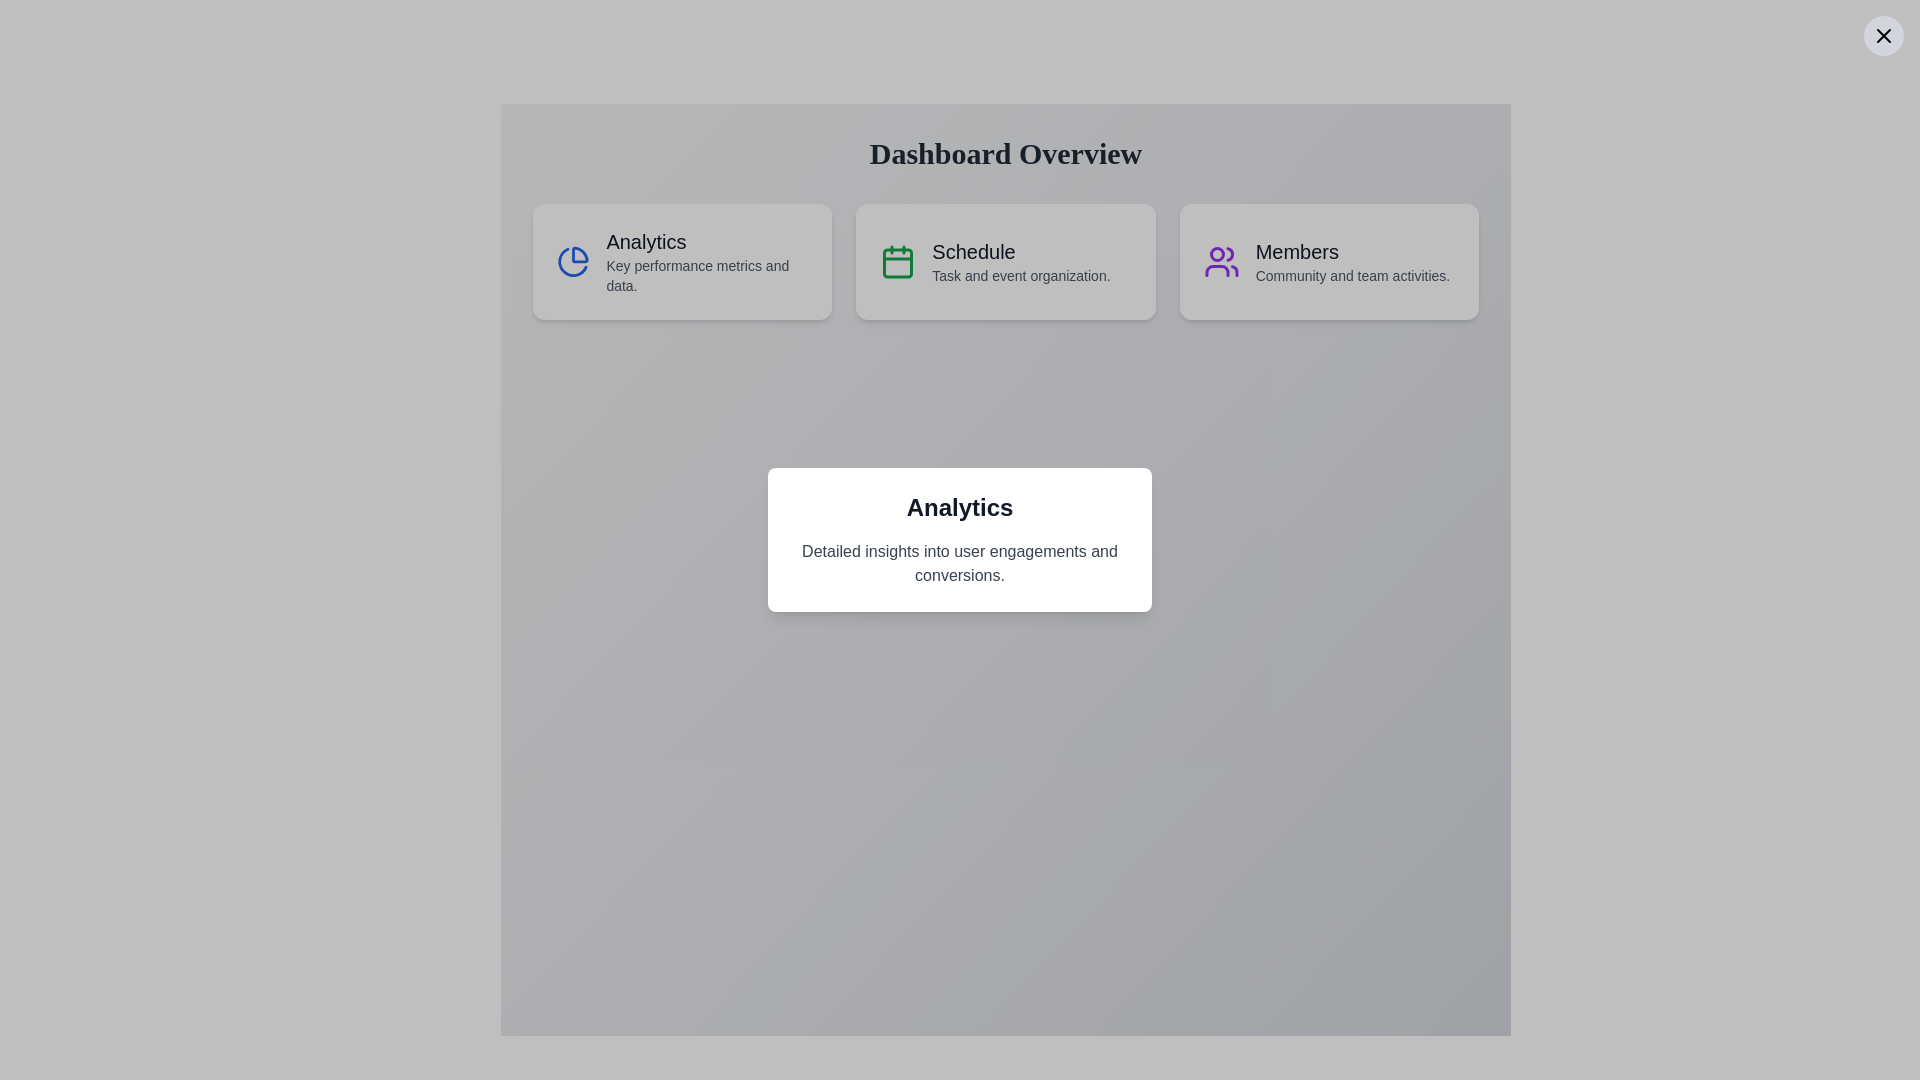  I want to click on the title Text label at the top of the card, which summarizes the content represented by the card, so click(960, 507).